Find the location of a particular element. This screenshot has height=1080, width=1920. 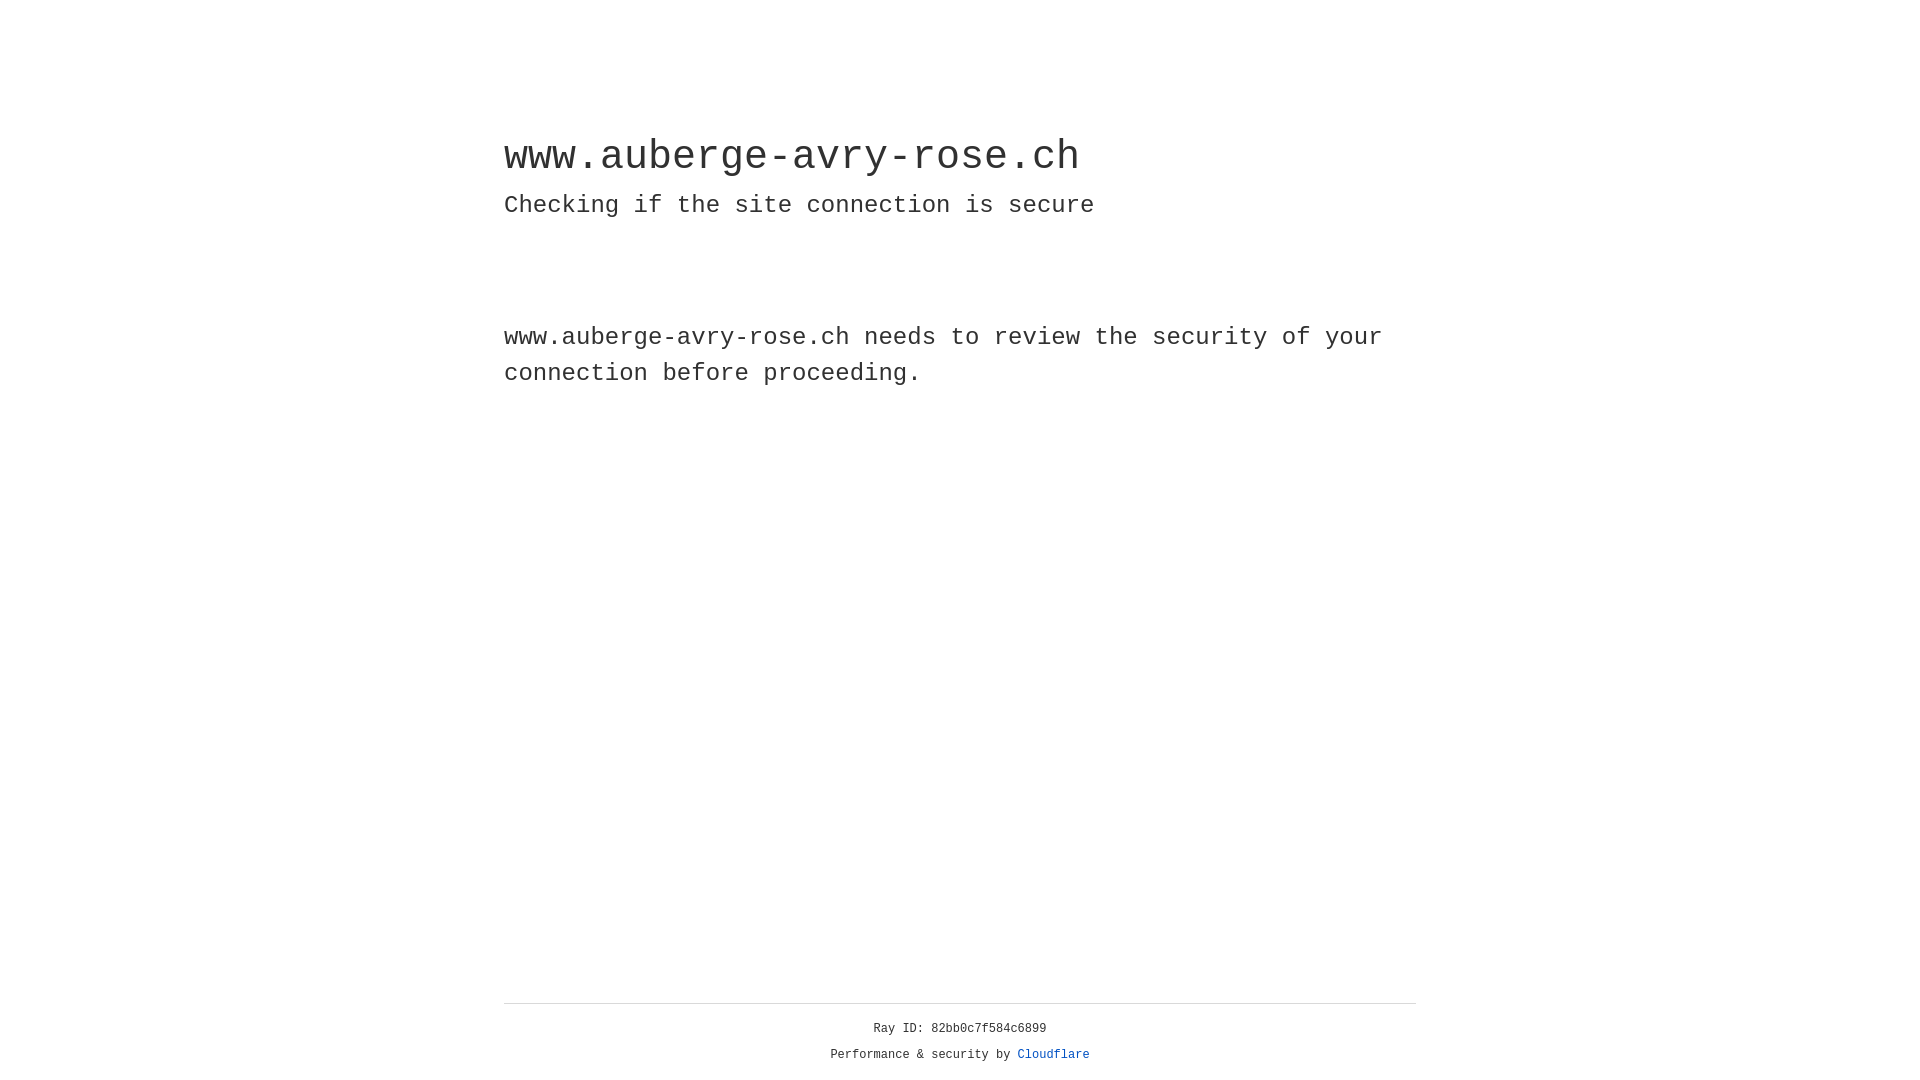

'Cloudflare' is located at coordinates (1053, 1054).